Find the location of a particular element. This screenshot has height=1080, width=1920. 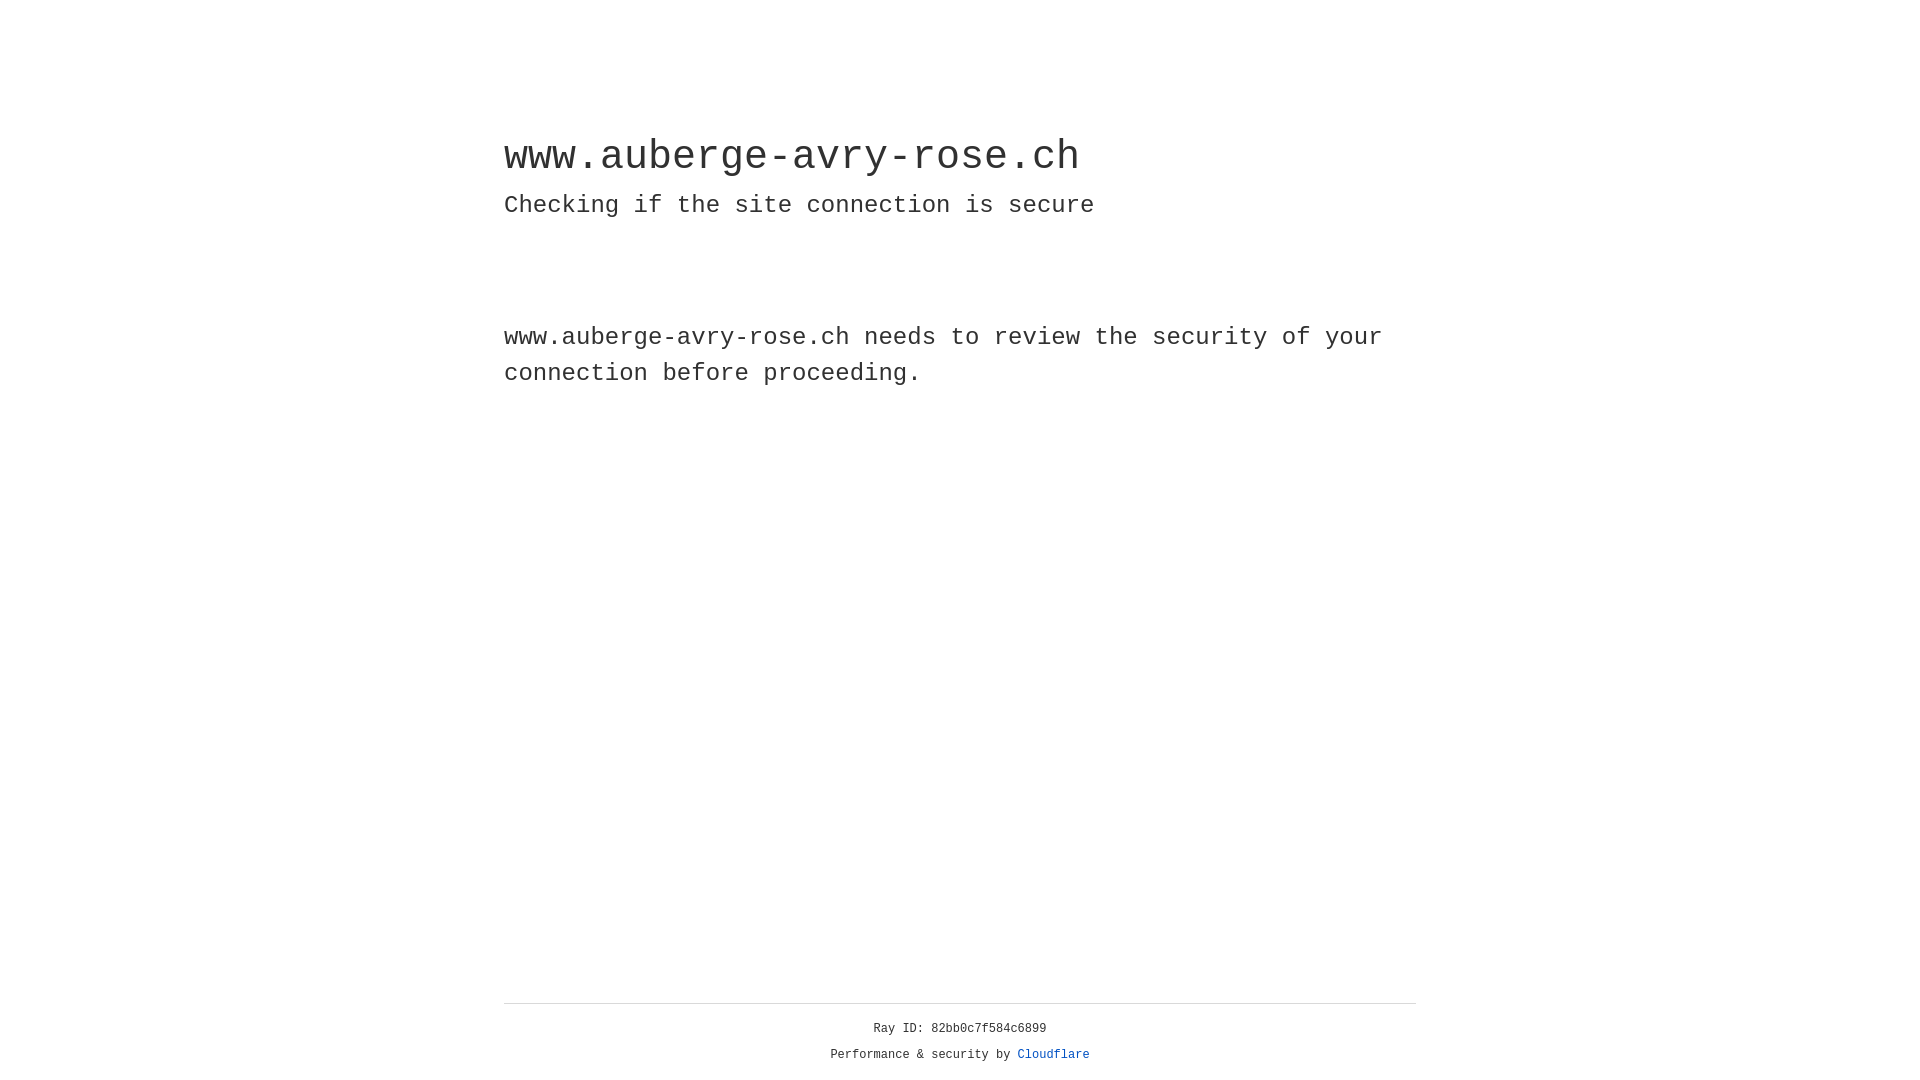

'Cloudflare' is located at coordinates (1053, 1054).